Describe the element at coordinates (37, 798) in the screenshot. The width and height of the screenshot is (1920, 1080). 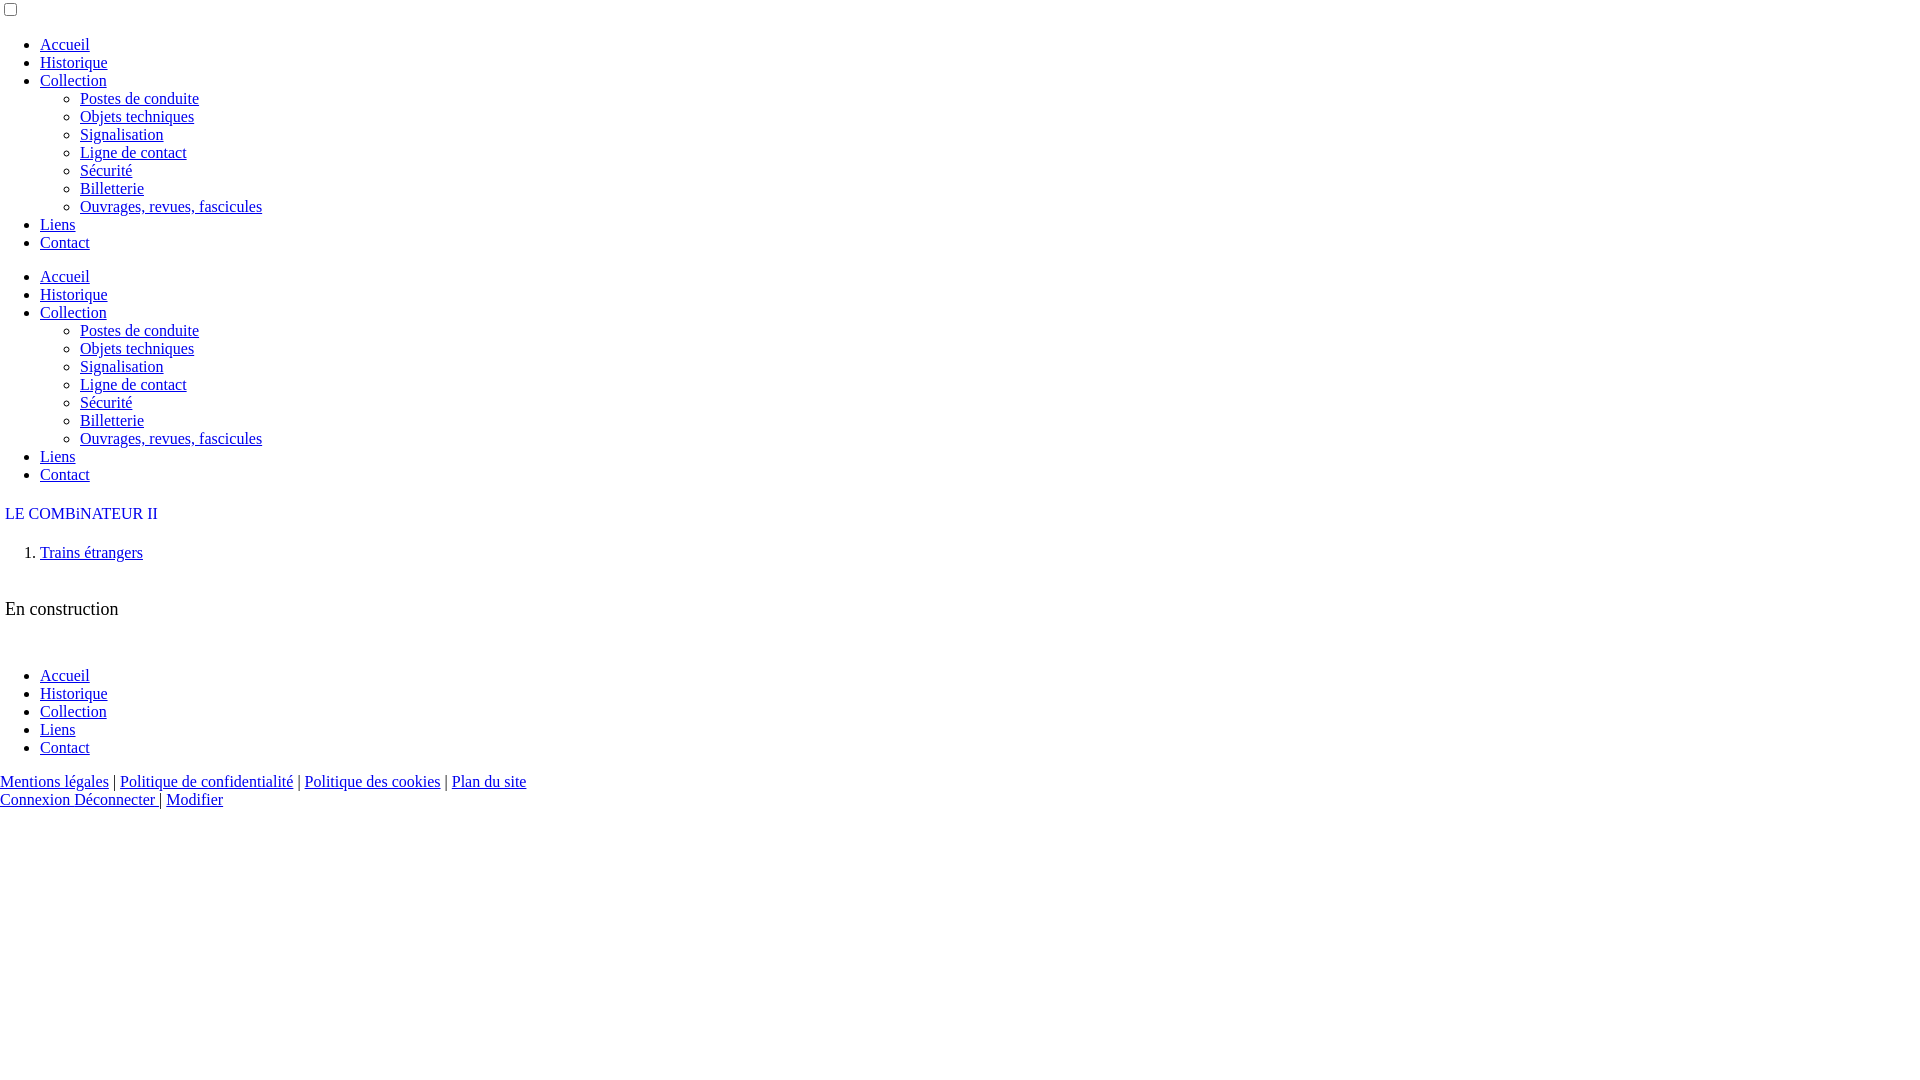
I see `'Connexion'` at that location.